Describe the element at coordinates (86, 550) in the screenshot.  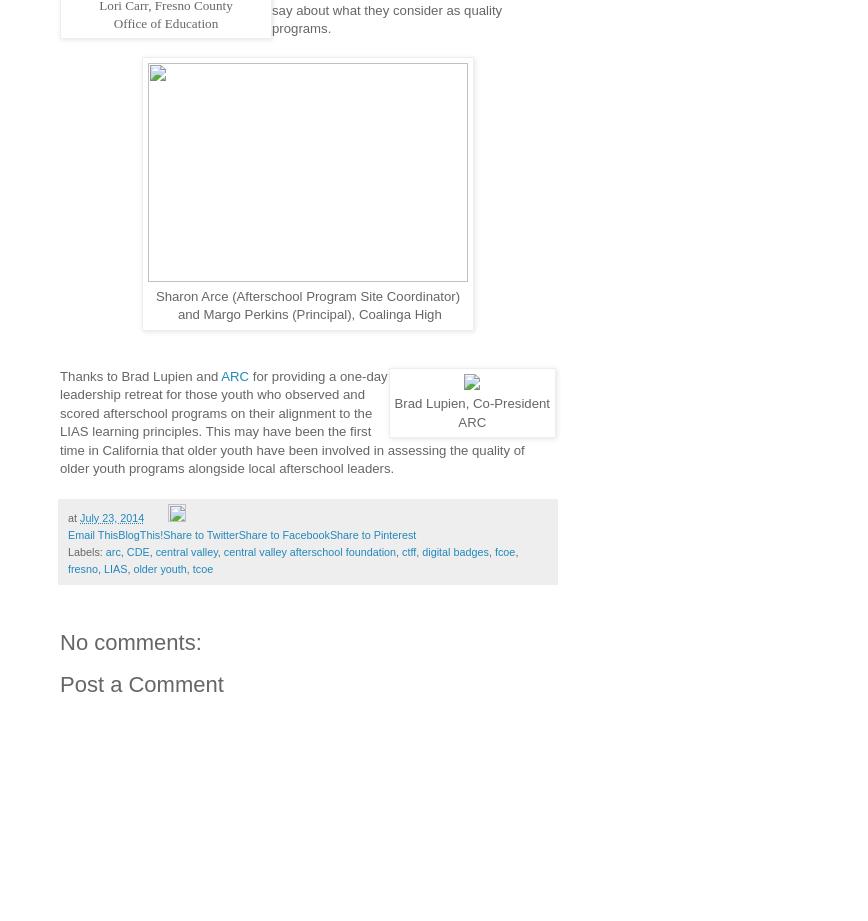
I see `'Labels:'` at that location.